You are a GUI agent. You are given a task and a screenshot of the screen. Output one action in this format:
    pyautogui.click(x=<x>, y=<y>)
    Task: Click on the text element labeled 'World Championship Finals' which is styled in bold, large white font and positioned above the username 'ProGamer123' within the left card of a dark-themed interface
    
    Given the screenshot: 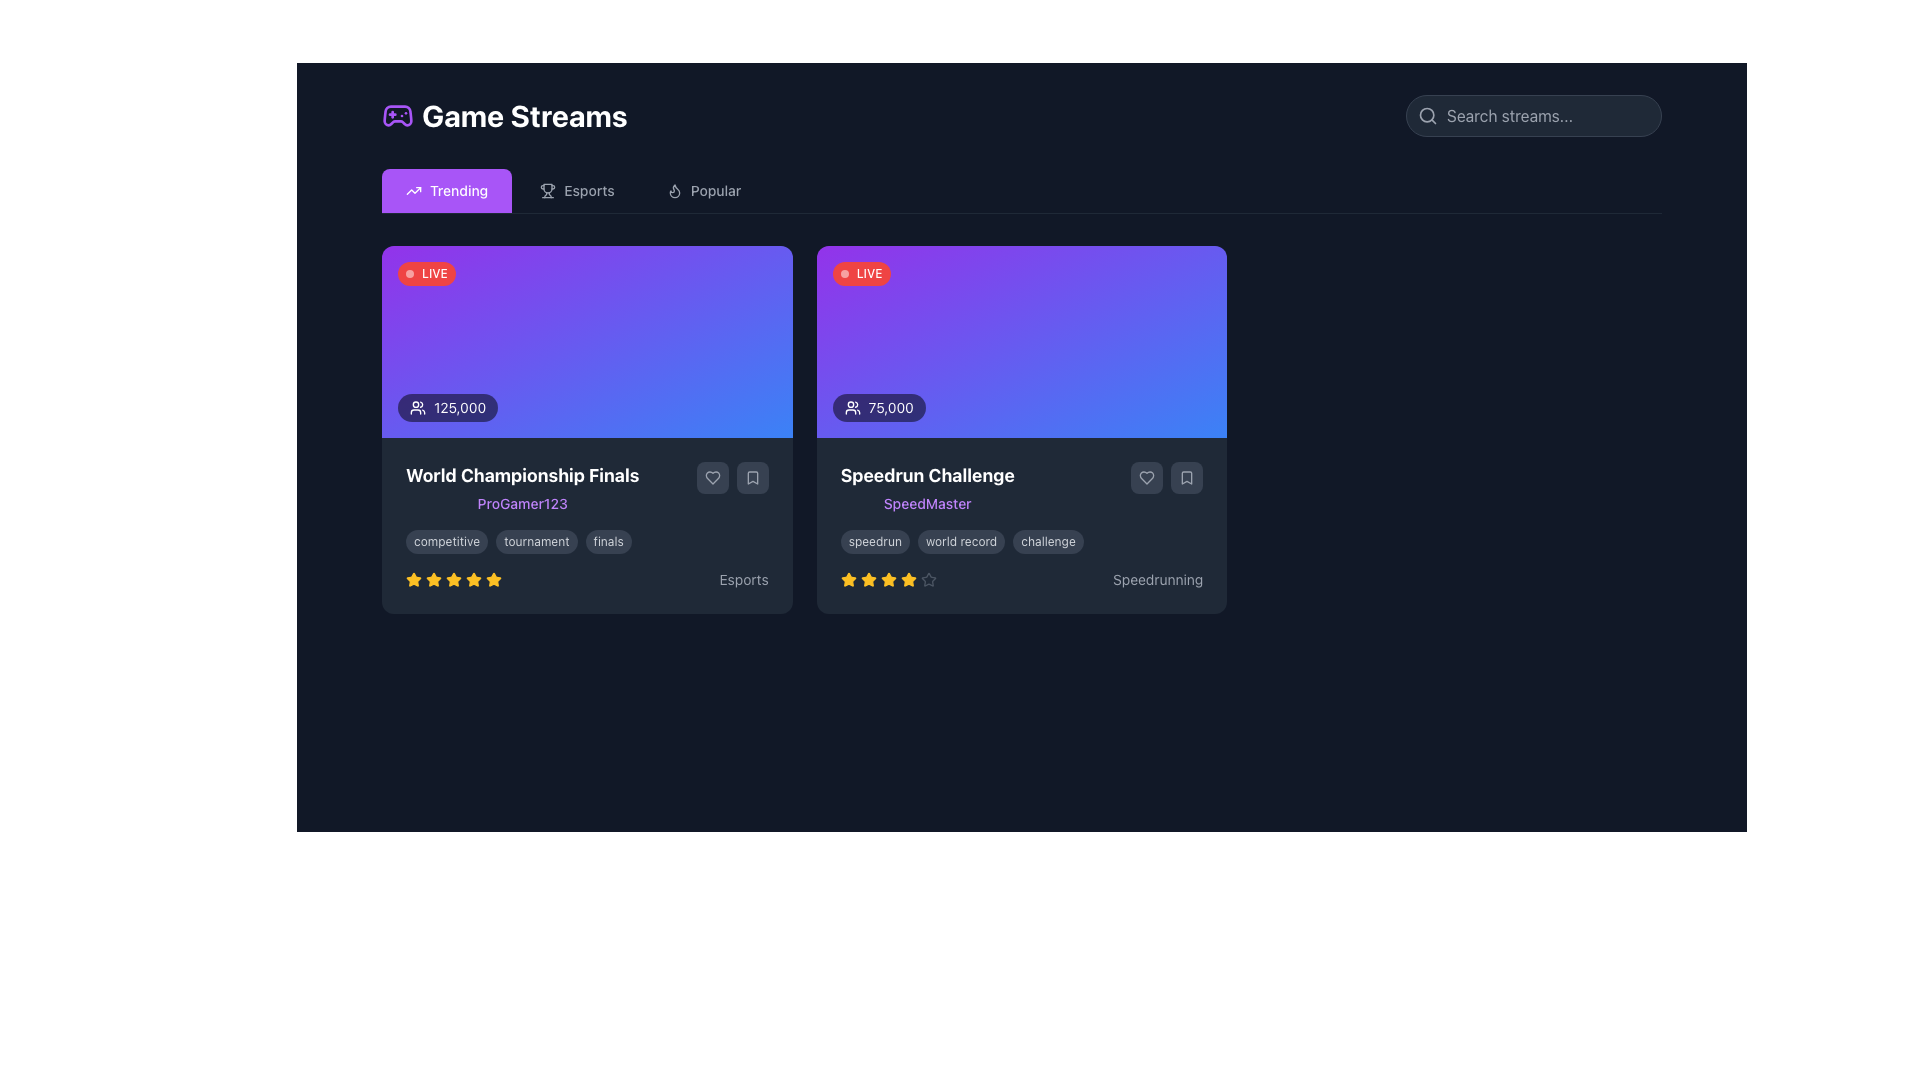 What is the action you would take?
    pyautogui.click(x=522, y=475)
    